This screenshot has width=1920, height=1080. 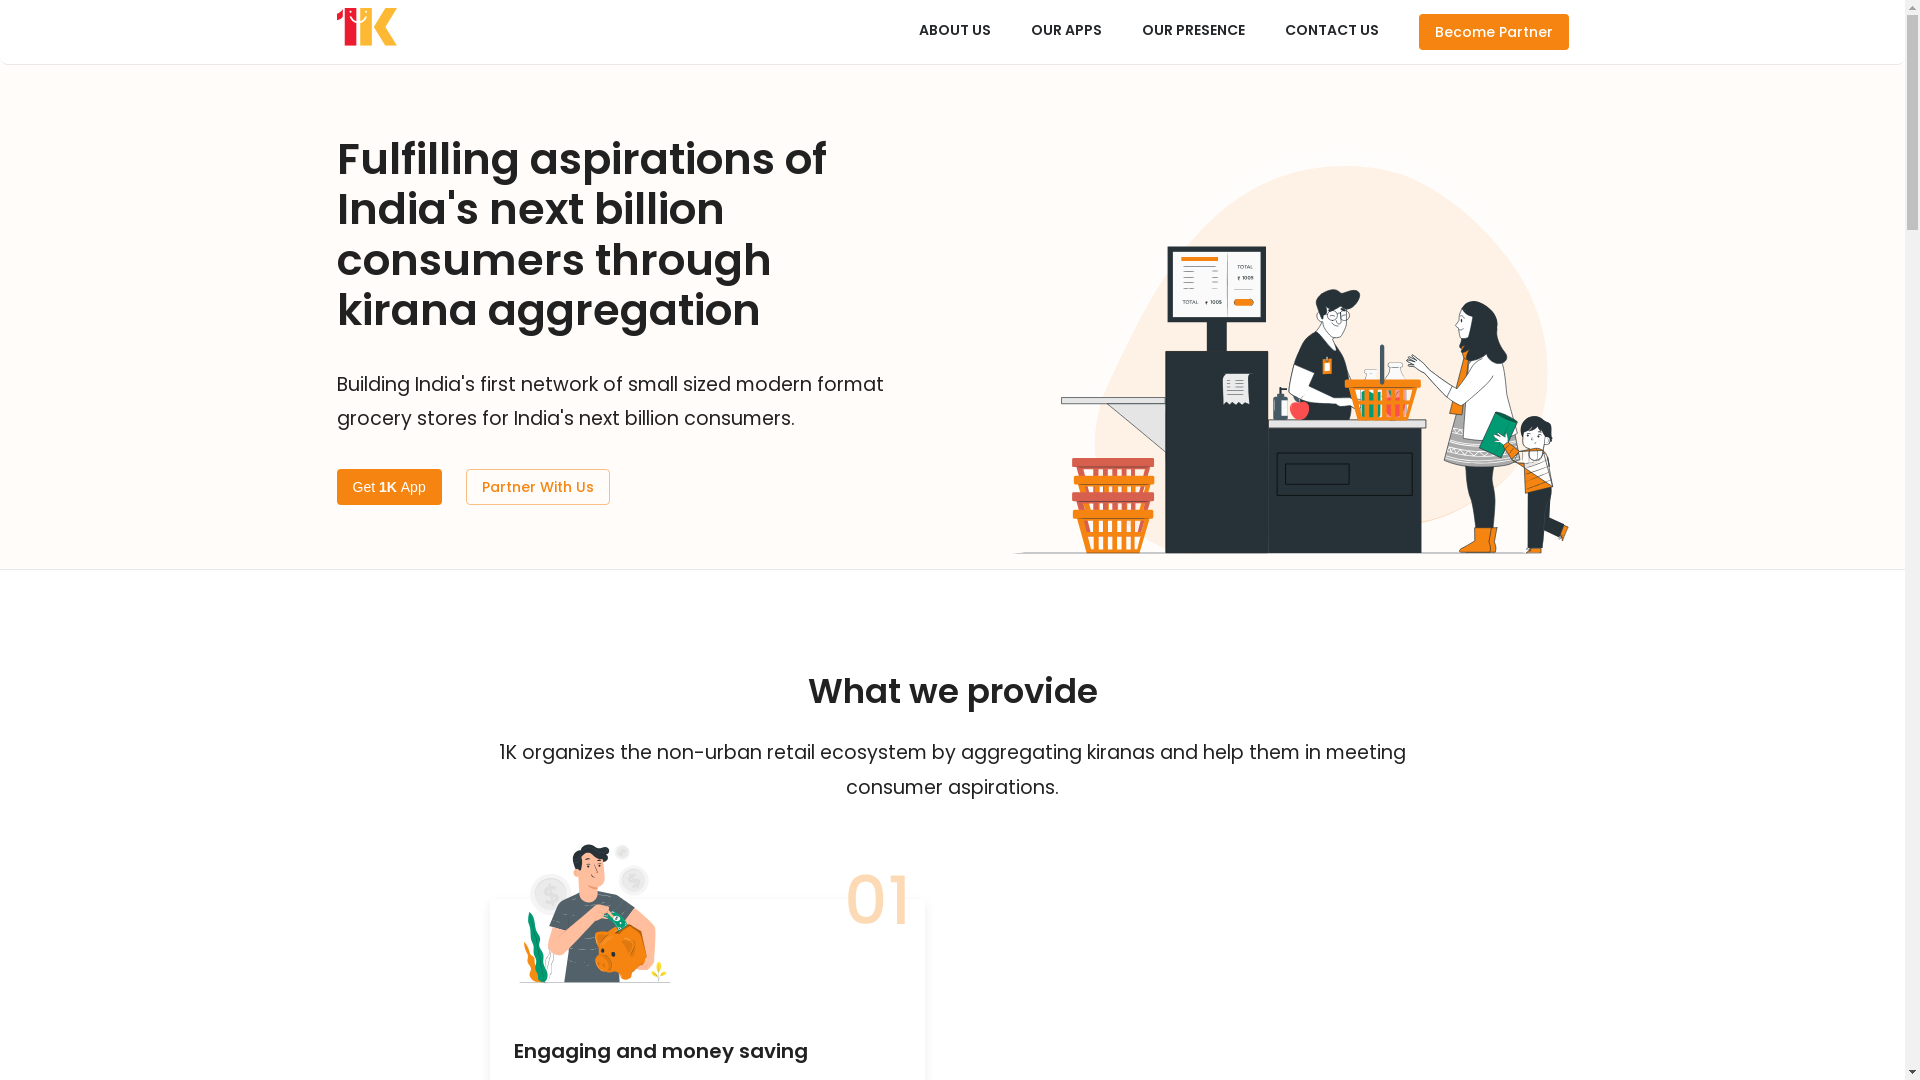 I want to click on 'Get 1K App', so click(x=388, y=487).